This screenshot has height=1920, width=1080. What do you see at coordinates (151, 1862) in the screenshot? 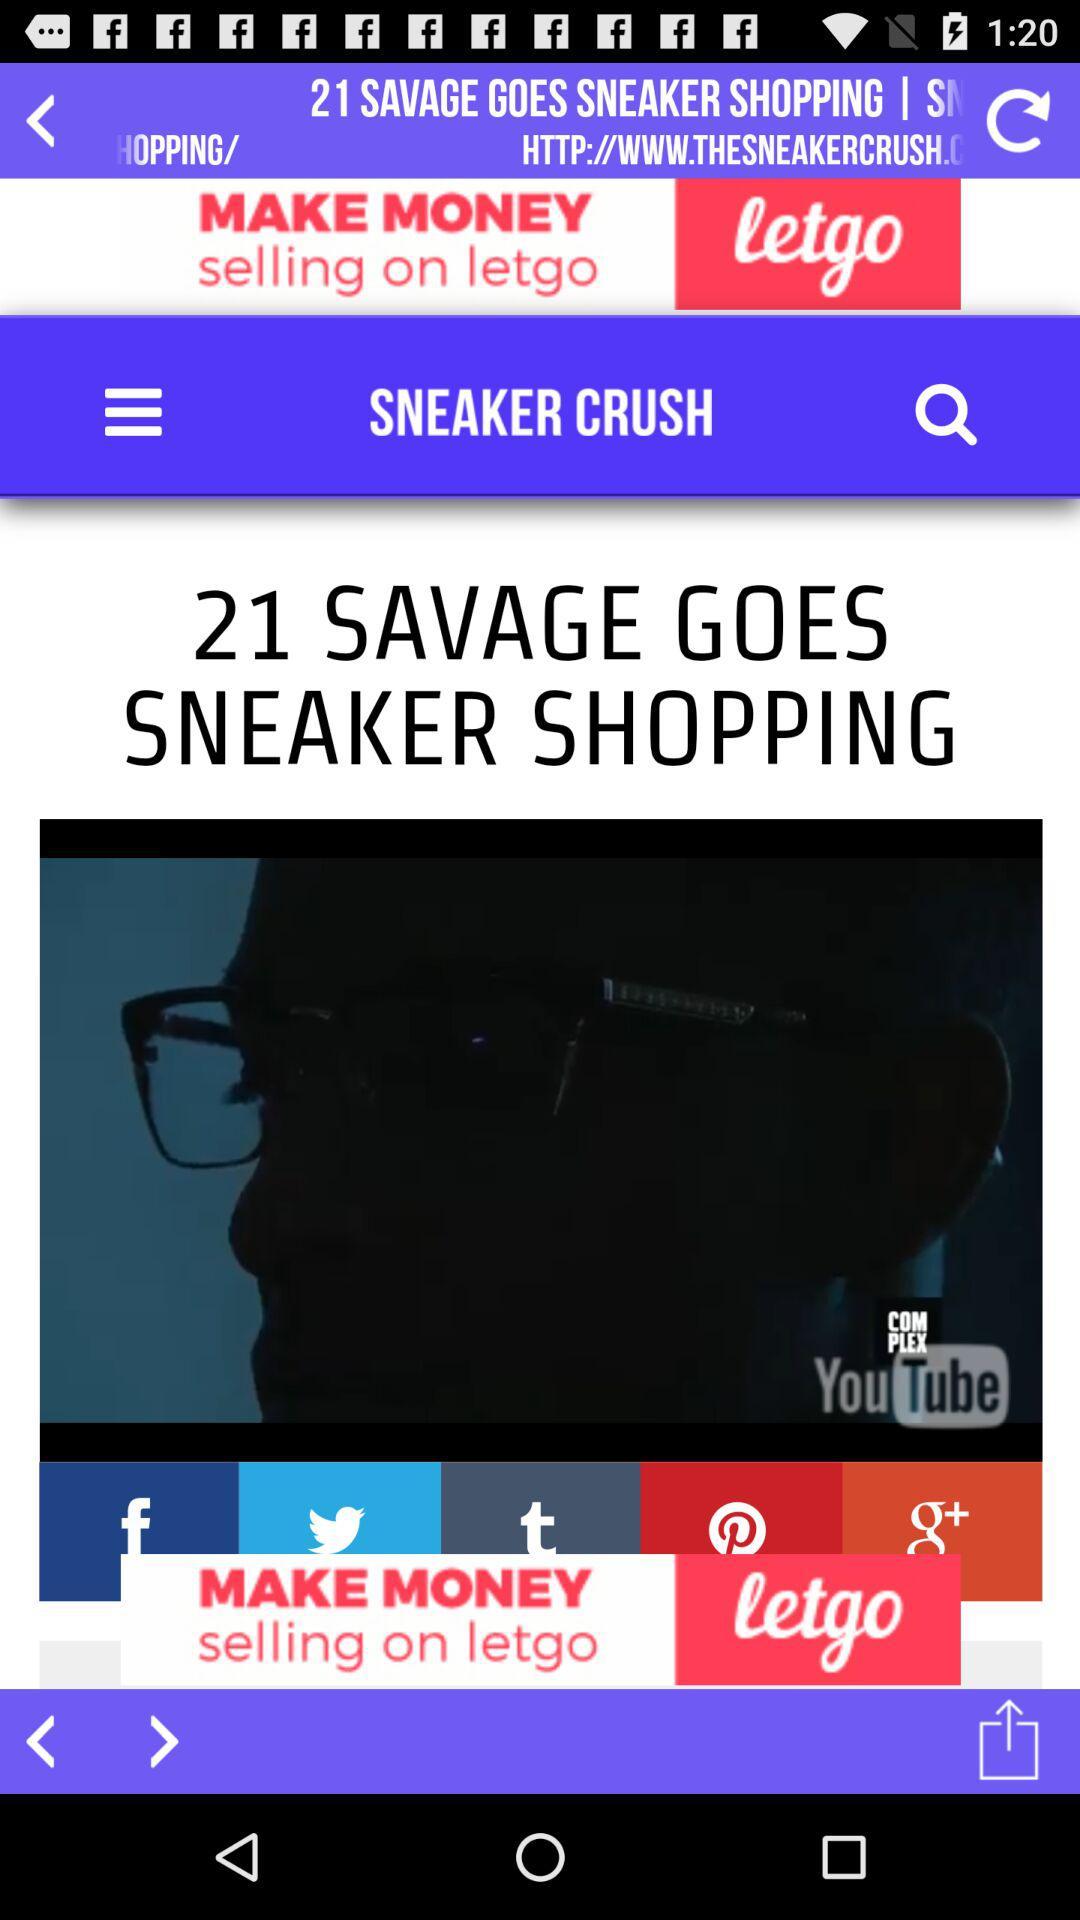
I see `the arrow_forward icon` at bounding box center [151, 1862].